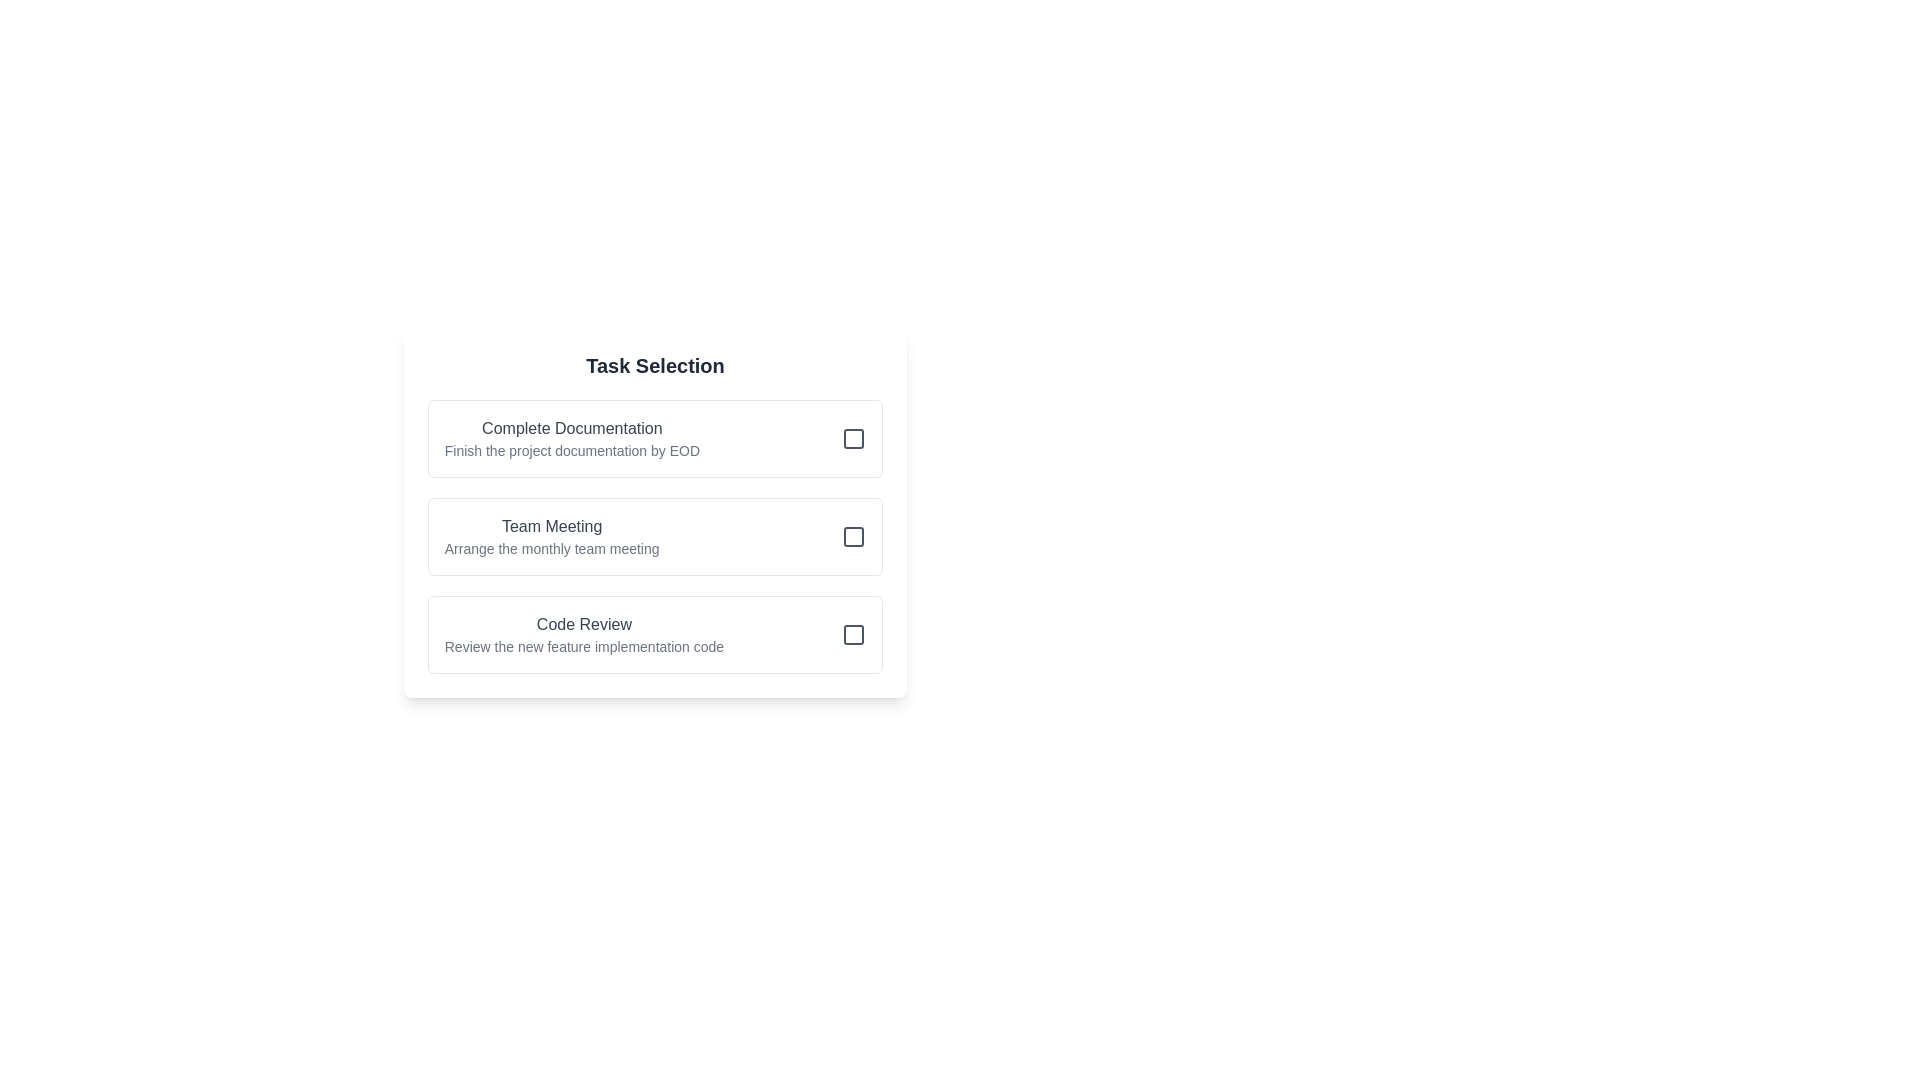  Describe the element at coordinates (854, 438) in the screenshot. I see `the Checkbox-like toggle button located on the far-right side of the row titled 'Complete Documentation', which is a square icon outlined in gray with a hollow center` at that location.